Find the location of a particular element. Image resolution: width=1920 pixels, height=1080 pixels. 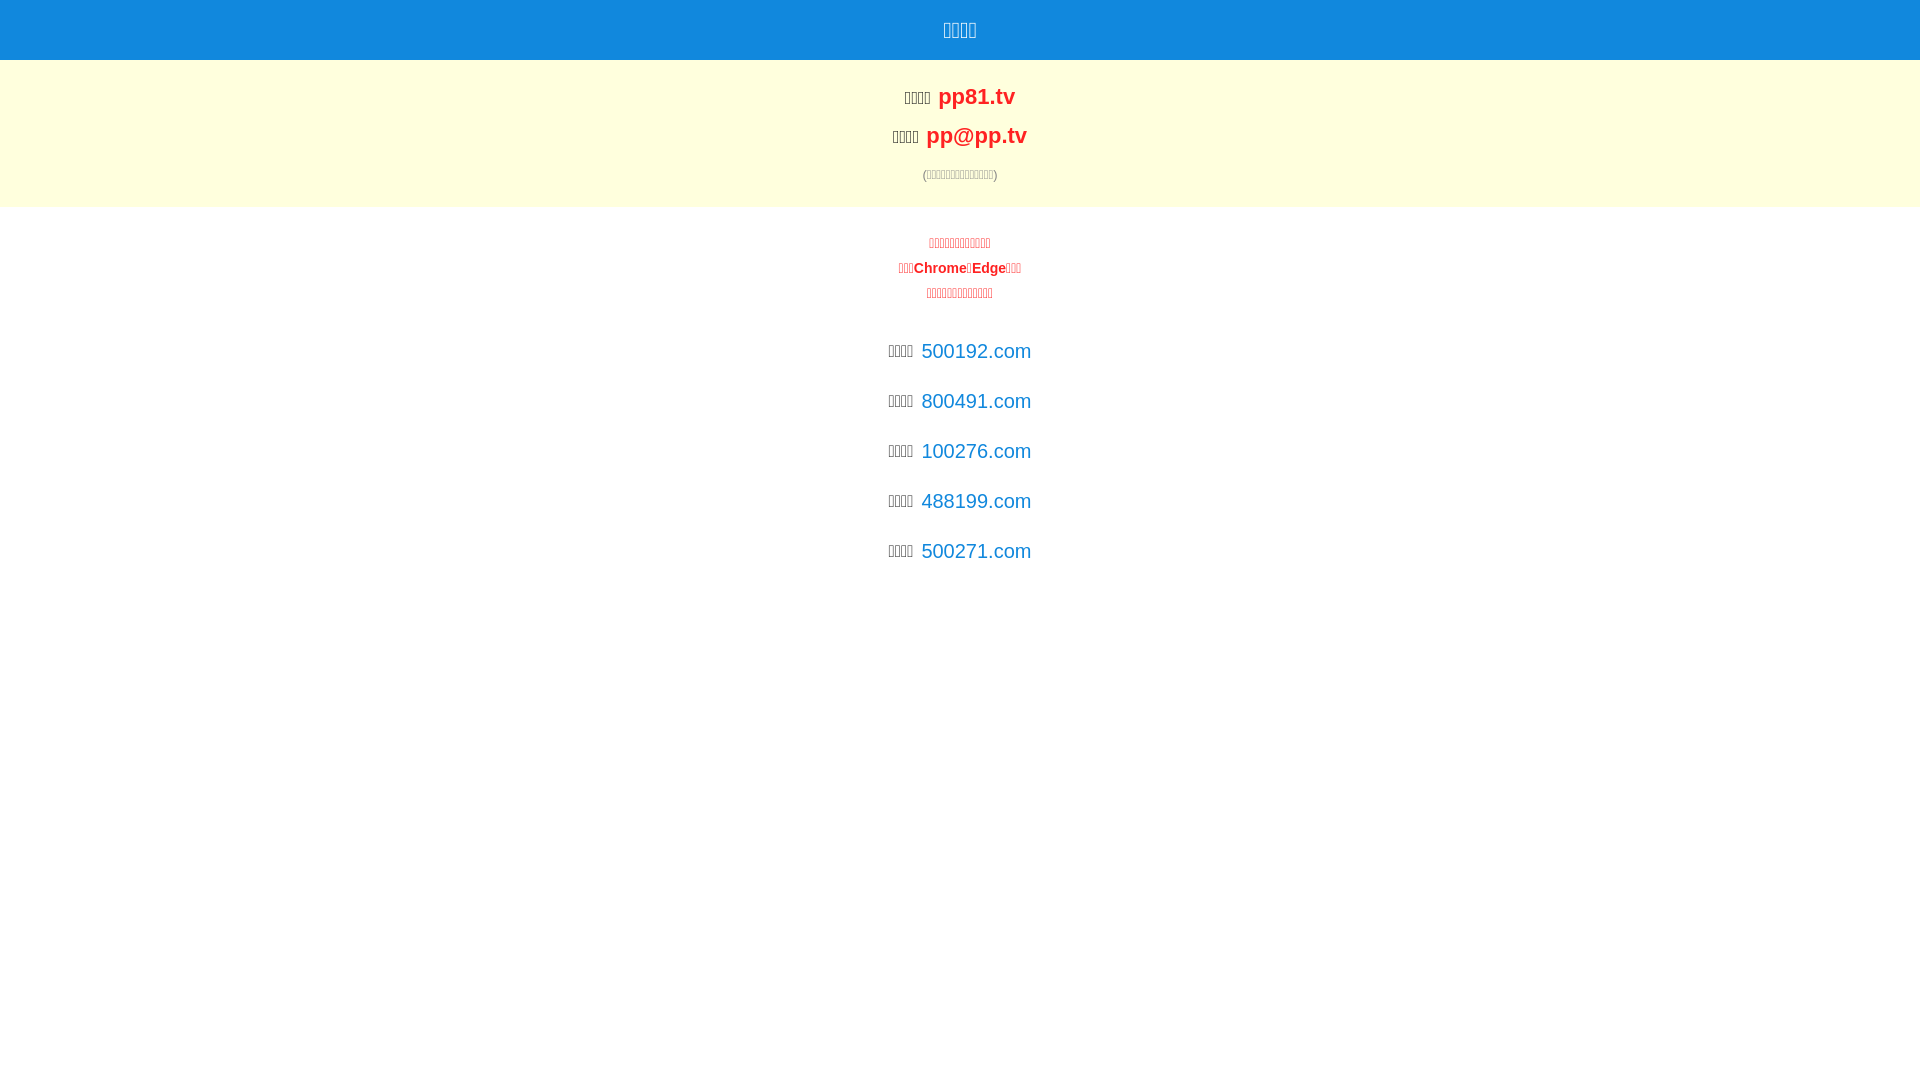

'500192.com' is located at coordinates (920, 350).